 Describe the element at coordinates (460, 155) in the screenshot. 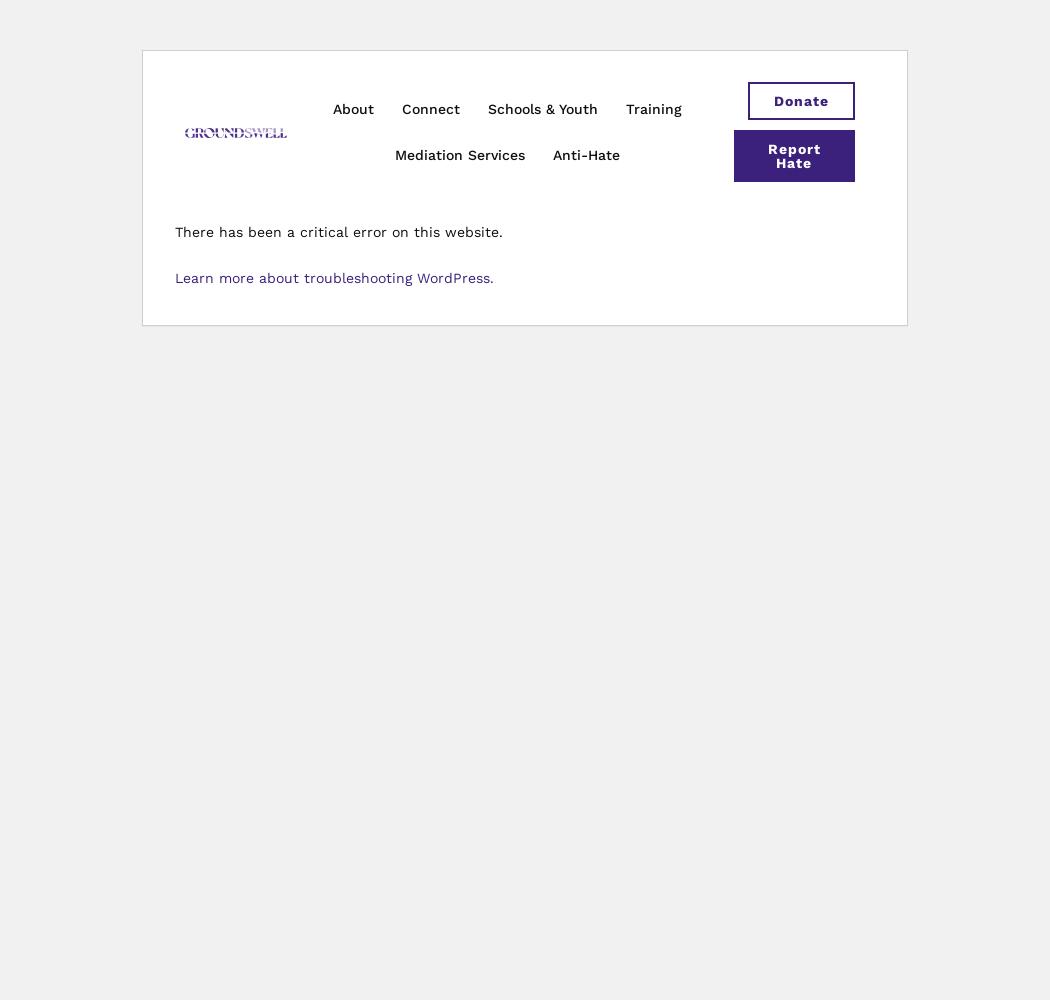

I see `'Mediation Services'` at that location.